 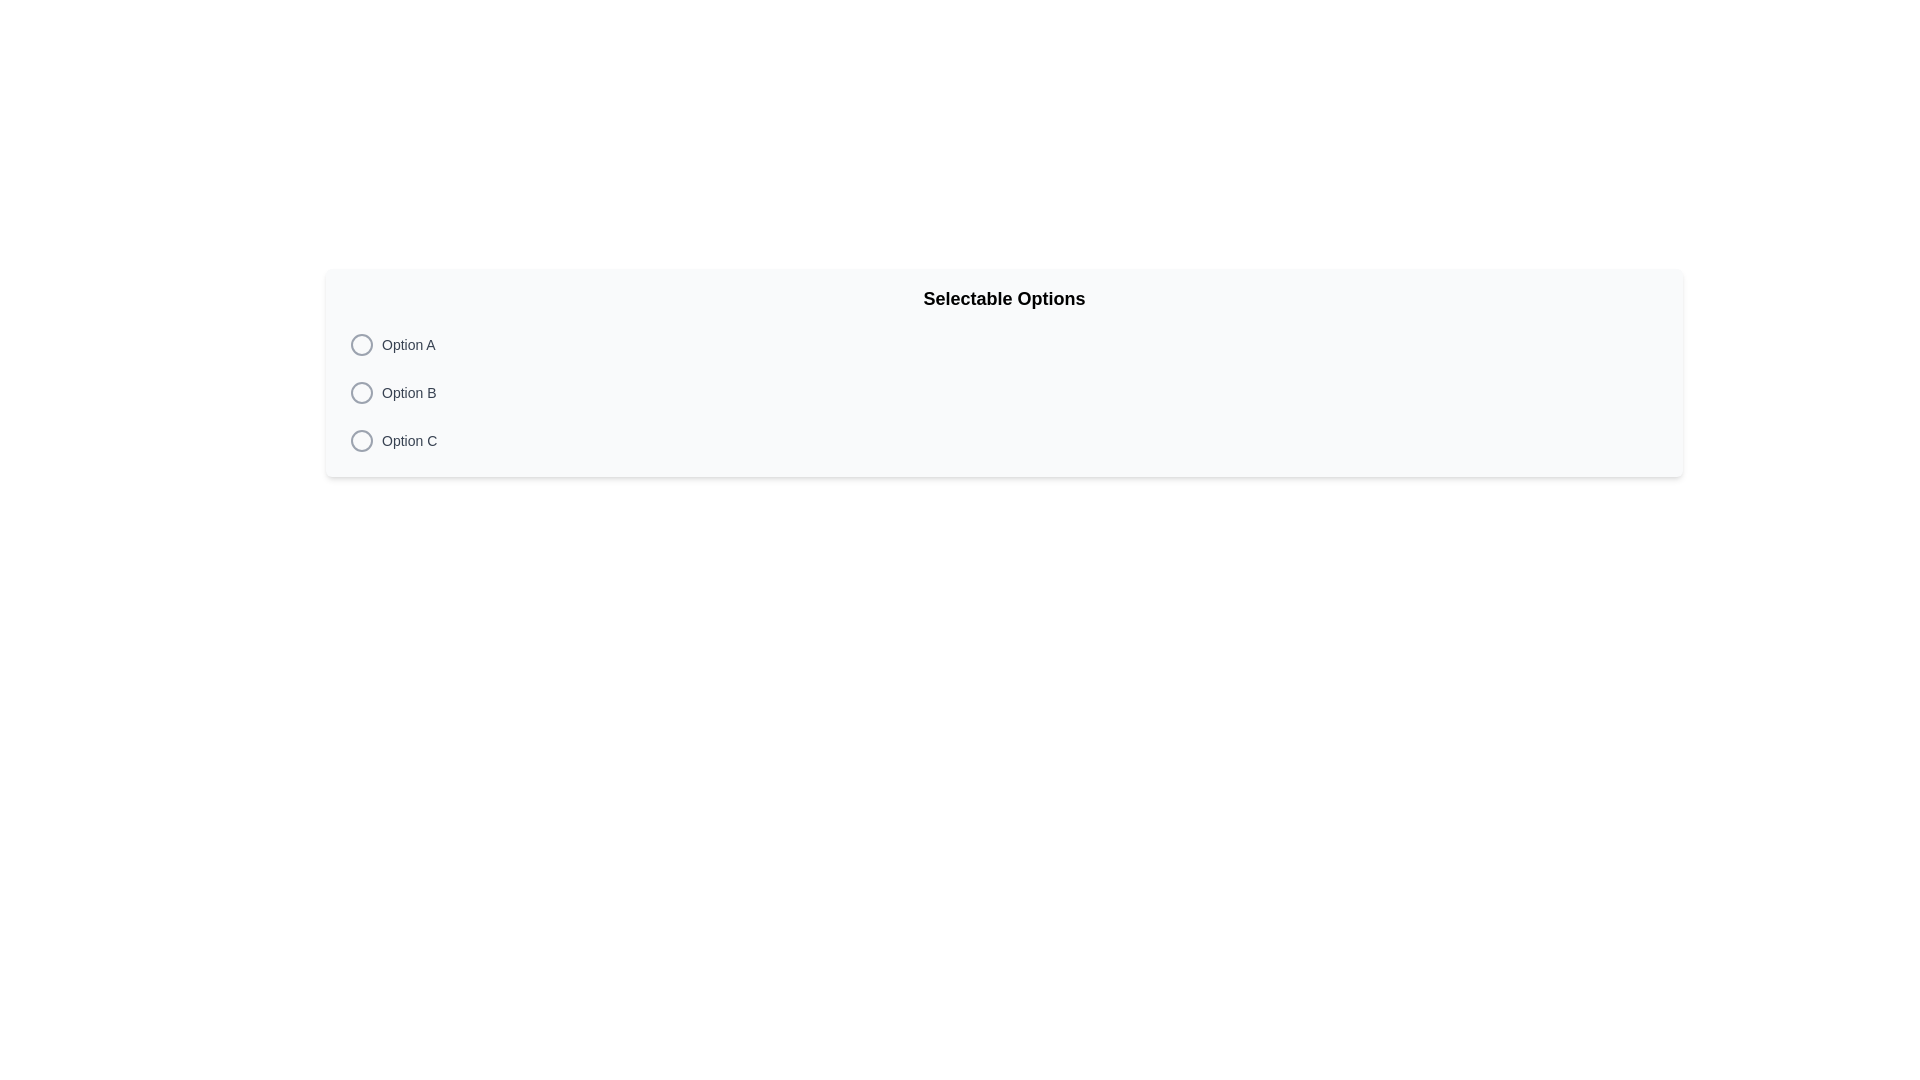 I want to click on the radio button associated with 'Option C', so click(x=361, y=439).